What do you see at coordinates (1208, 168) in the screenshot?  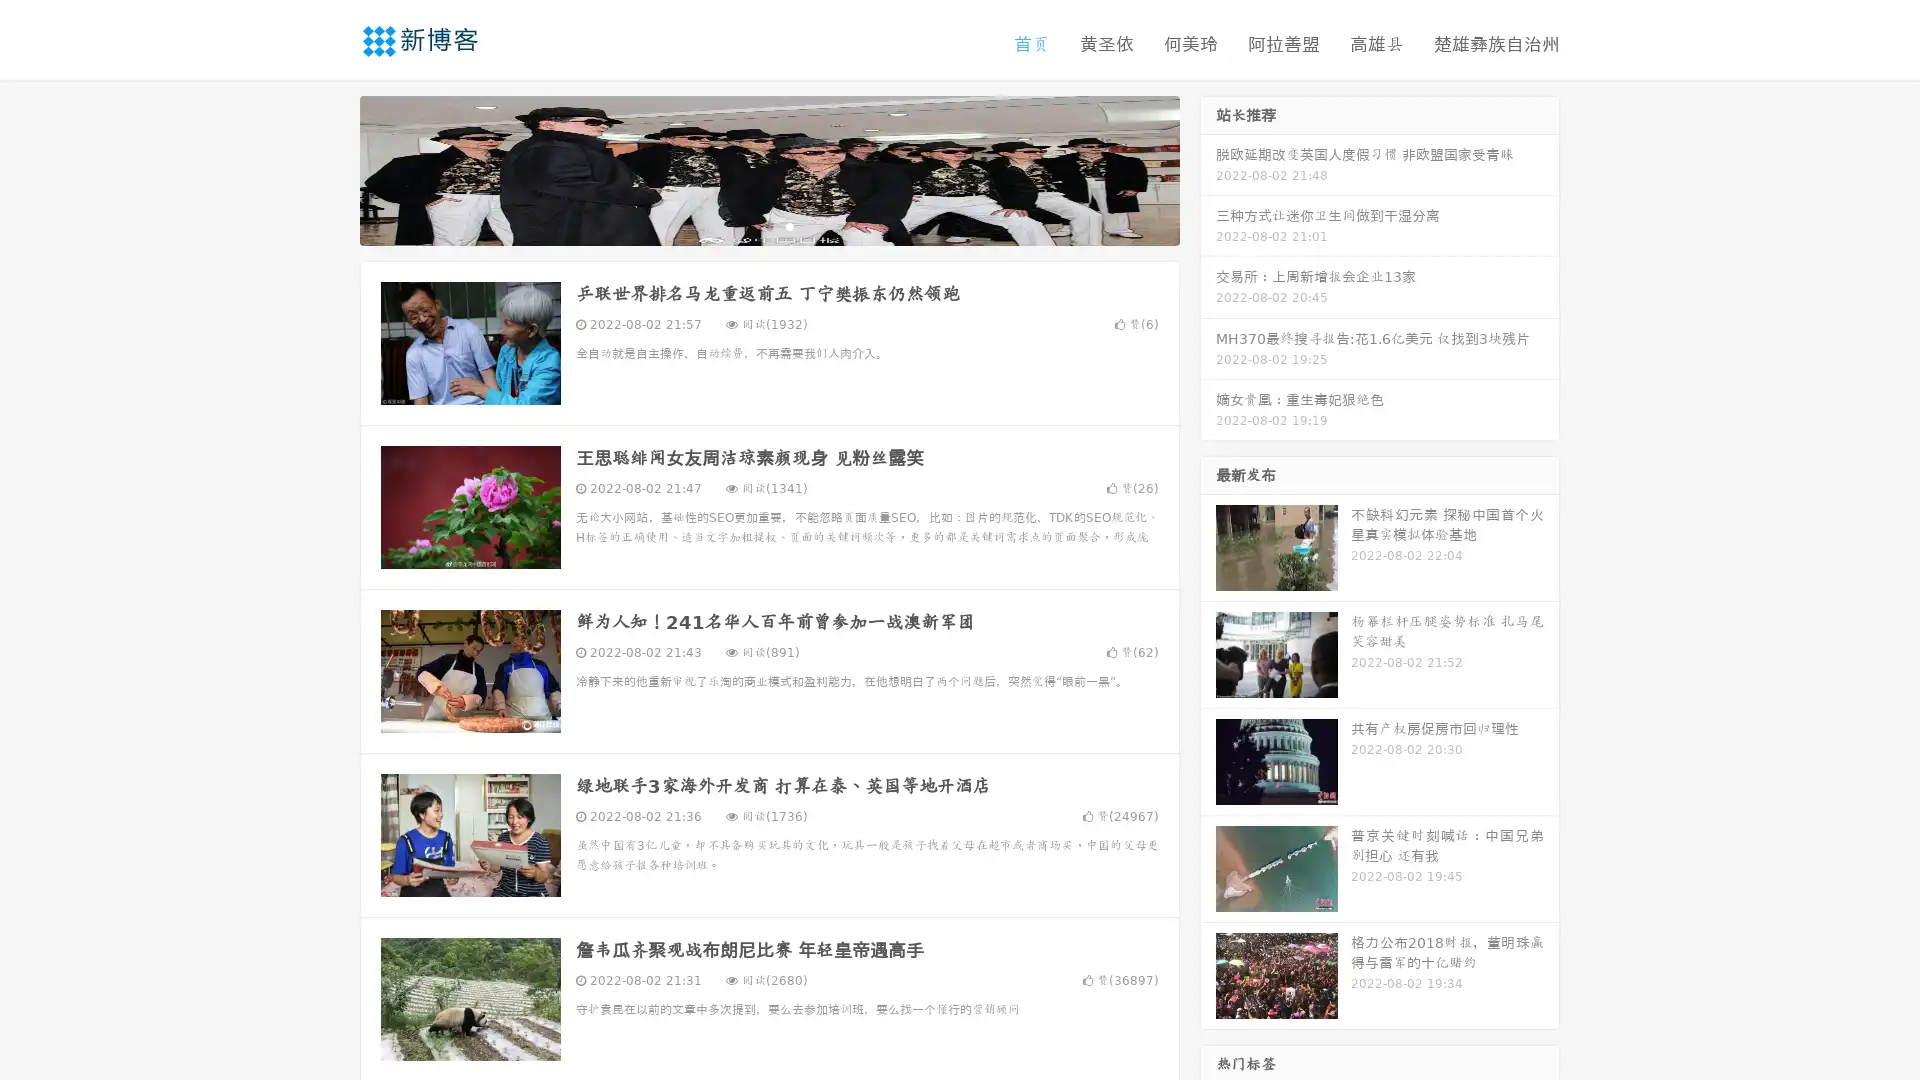 I see `Next slide` at bounding box center [1208, 168].